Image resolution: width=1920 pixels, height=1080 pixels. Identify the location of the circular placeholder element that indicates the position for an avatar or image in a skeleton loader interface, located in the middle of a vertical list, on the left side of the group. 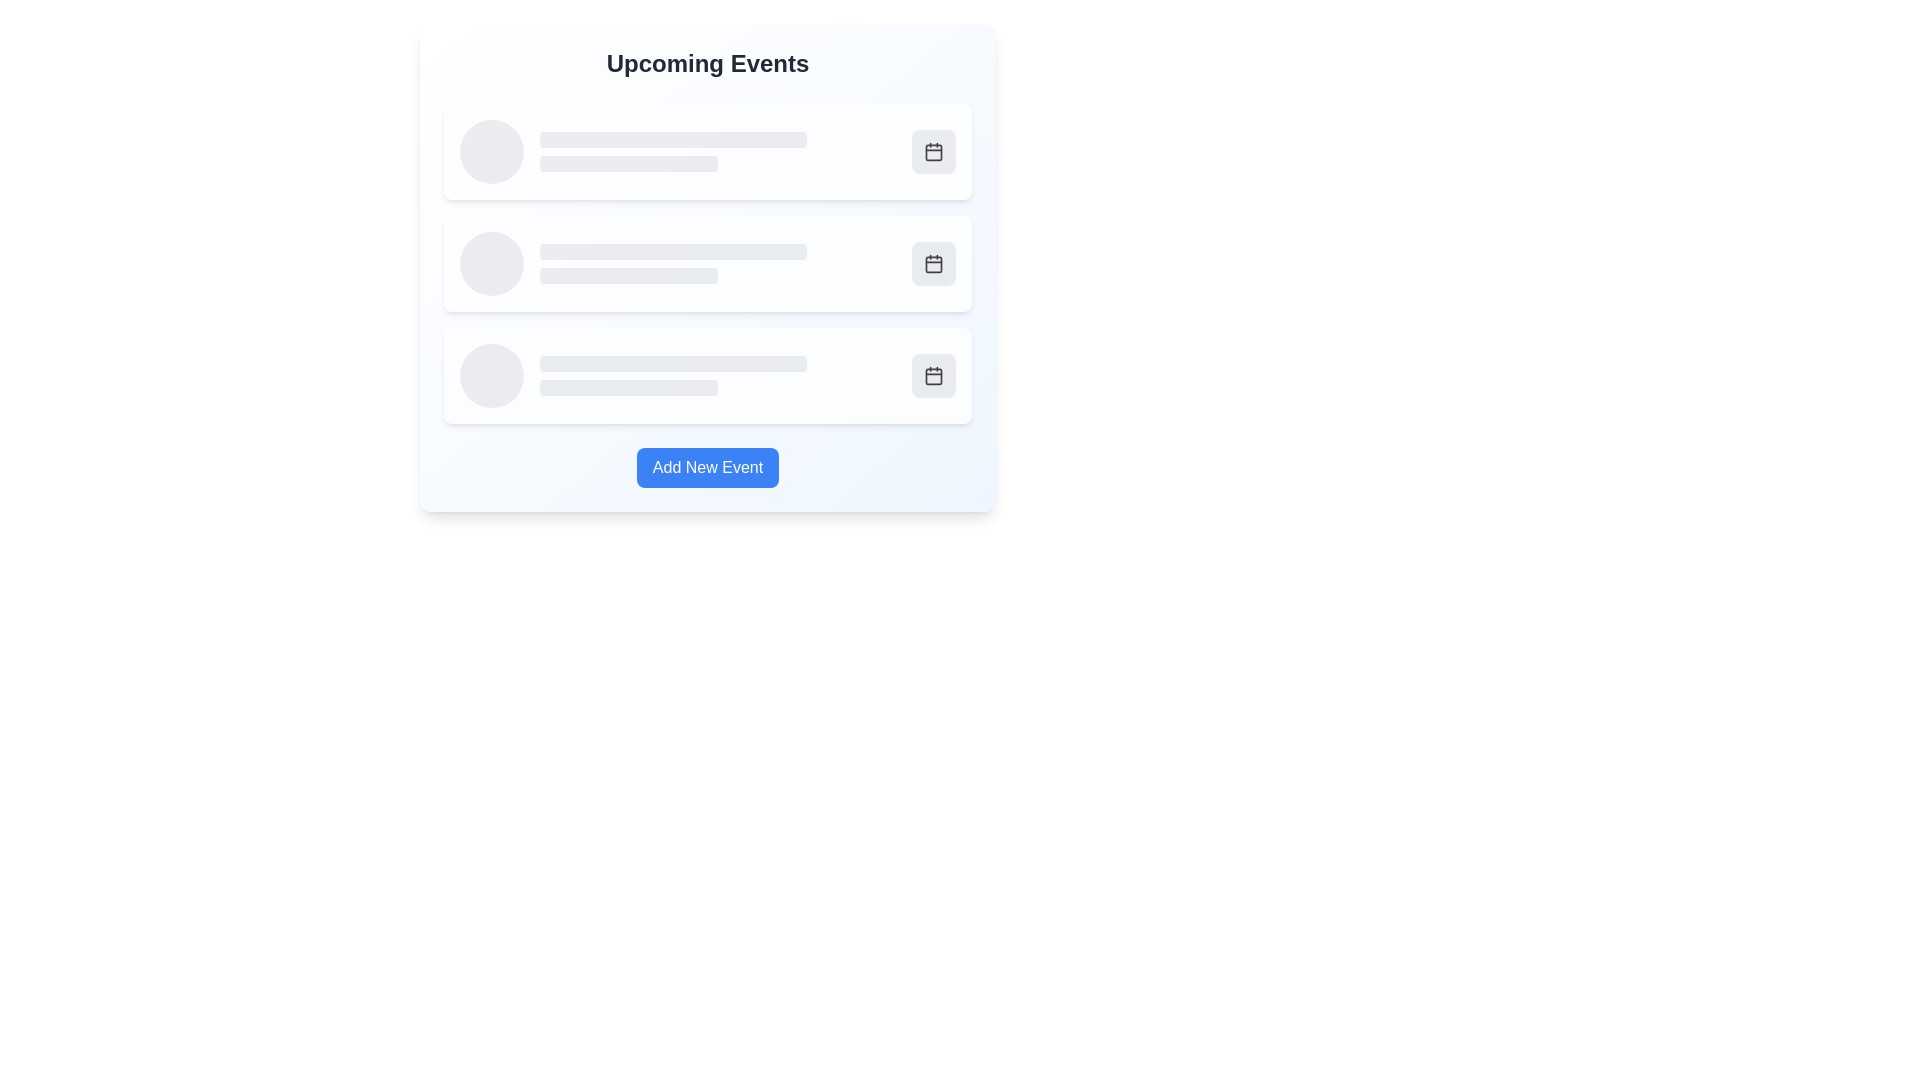
(491, 262).